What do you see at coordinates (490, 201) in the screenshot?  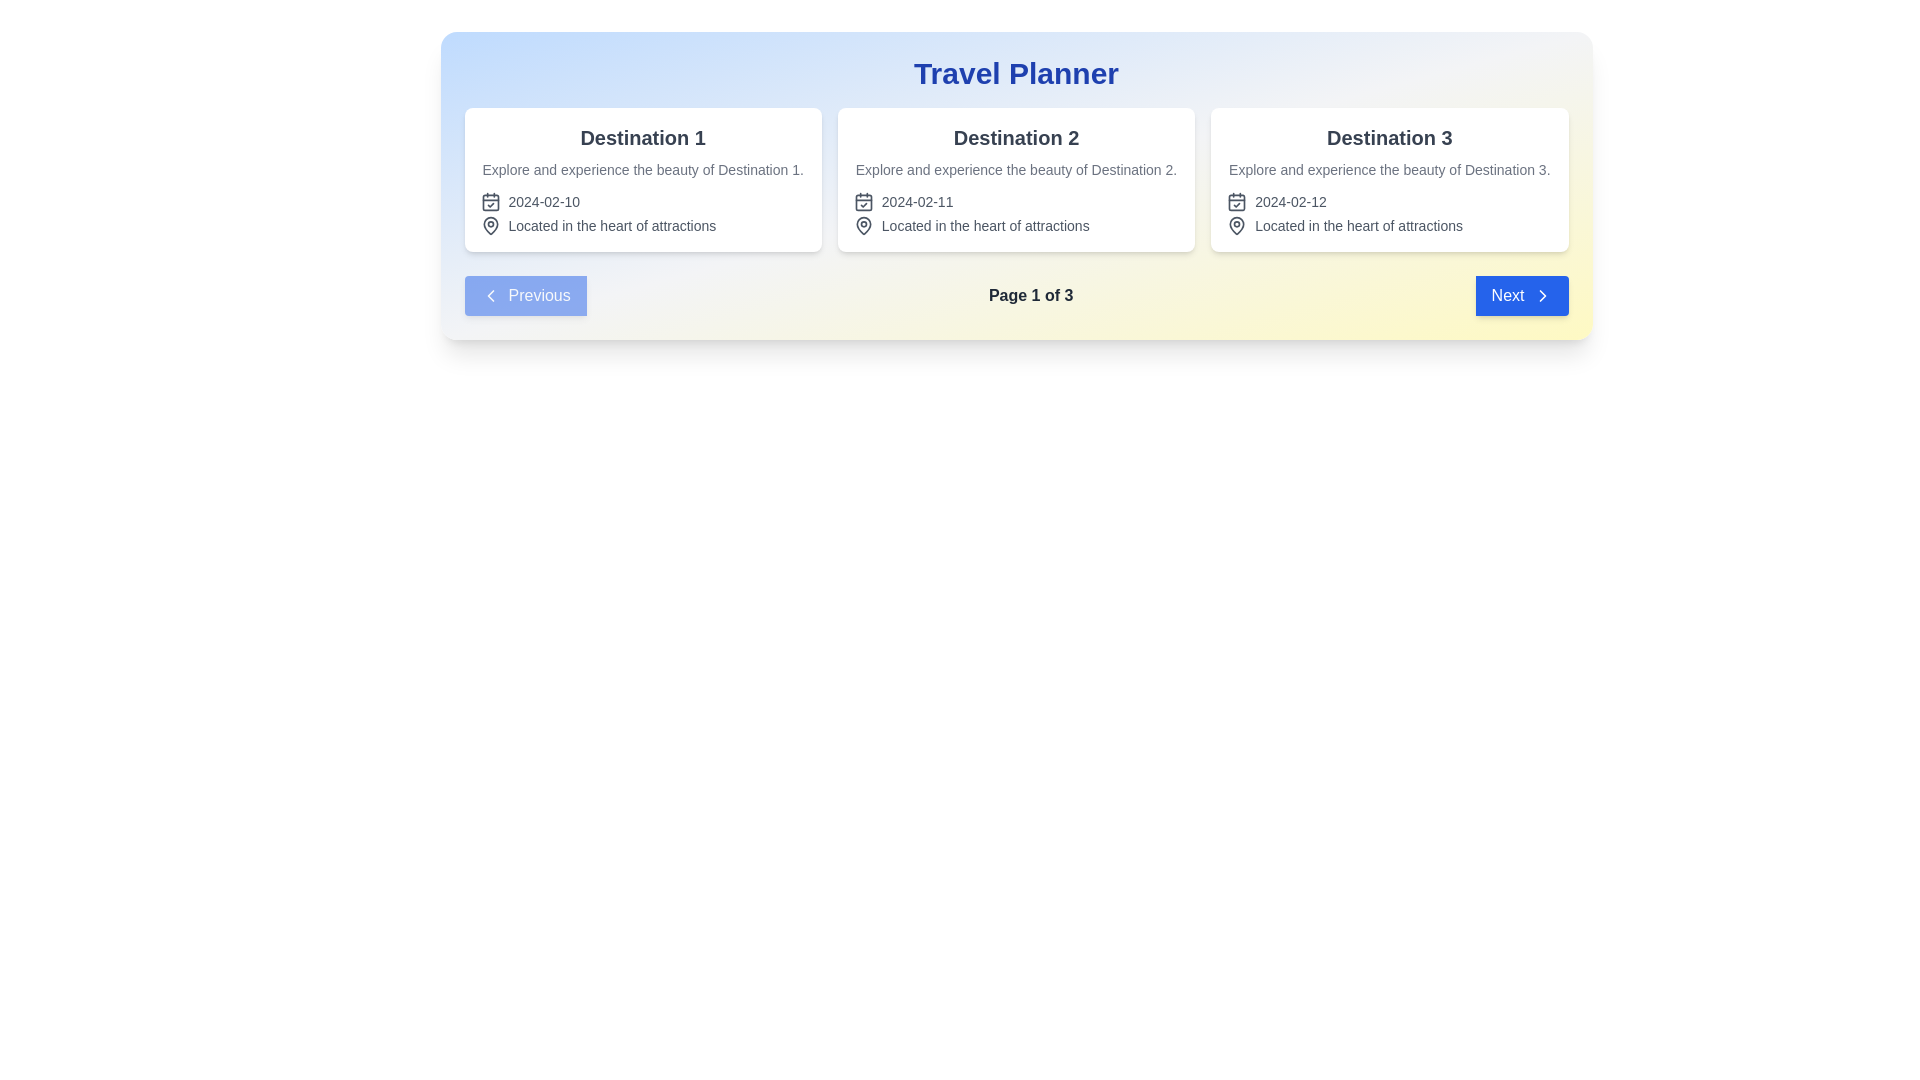 I see `the calendar icon located to the left of the date text '2024-02-10' within the 'Destination 1' card` at bounding box center [490, 201].